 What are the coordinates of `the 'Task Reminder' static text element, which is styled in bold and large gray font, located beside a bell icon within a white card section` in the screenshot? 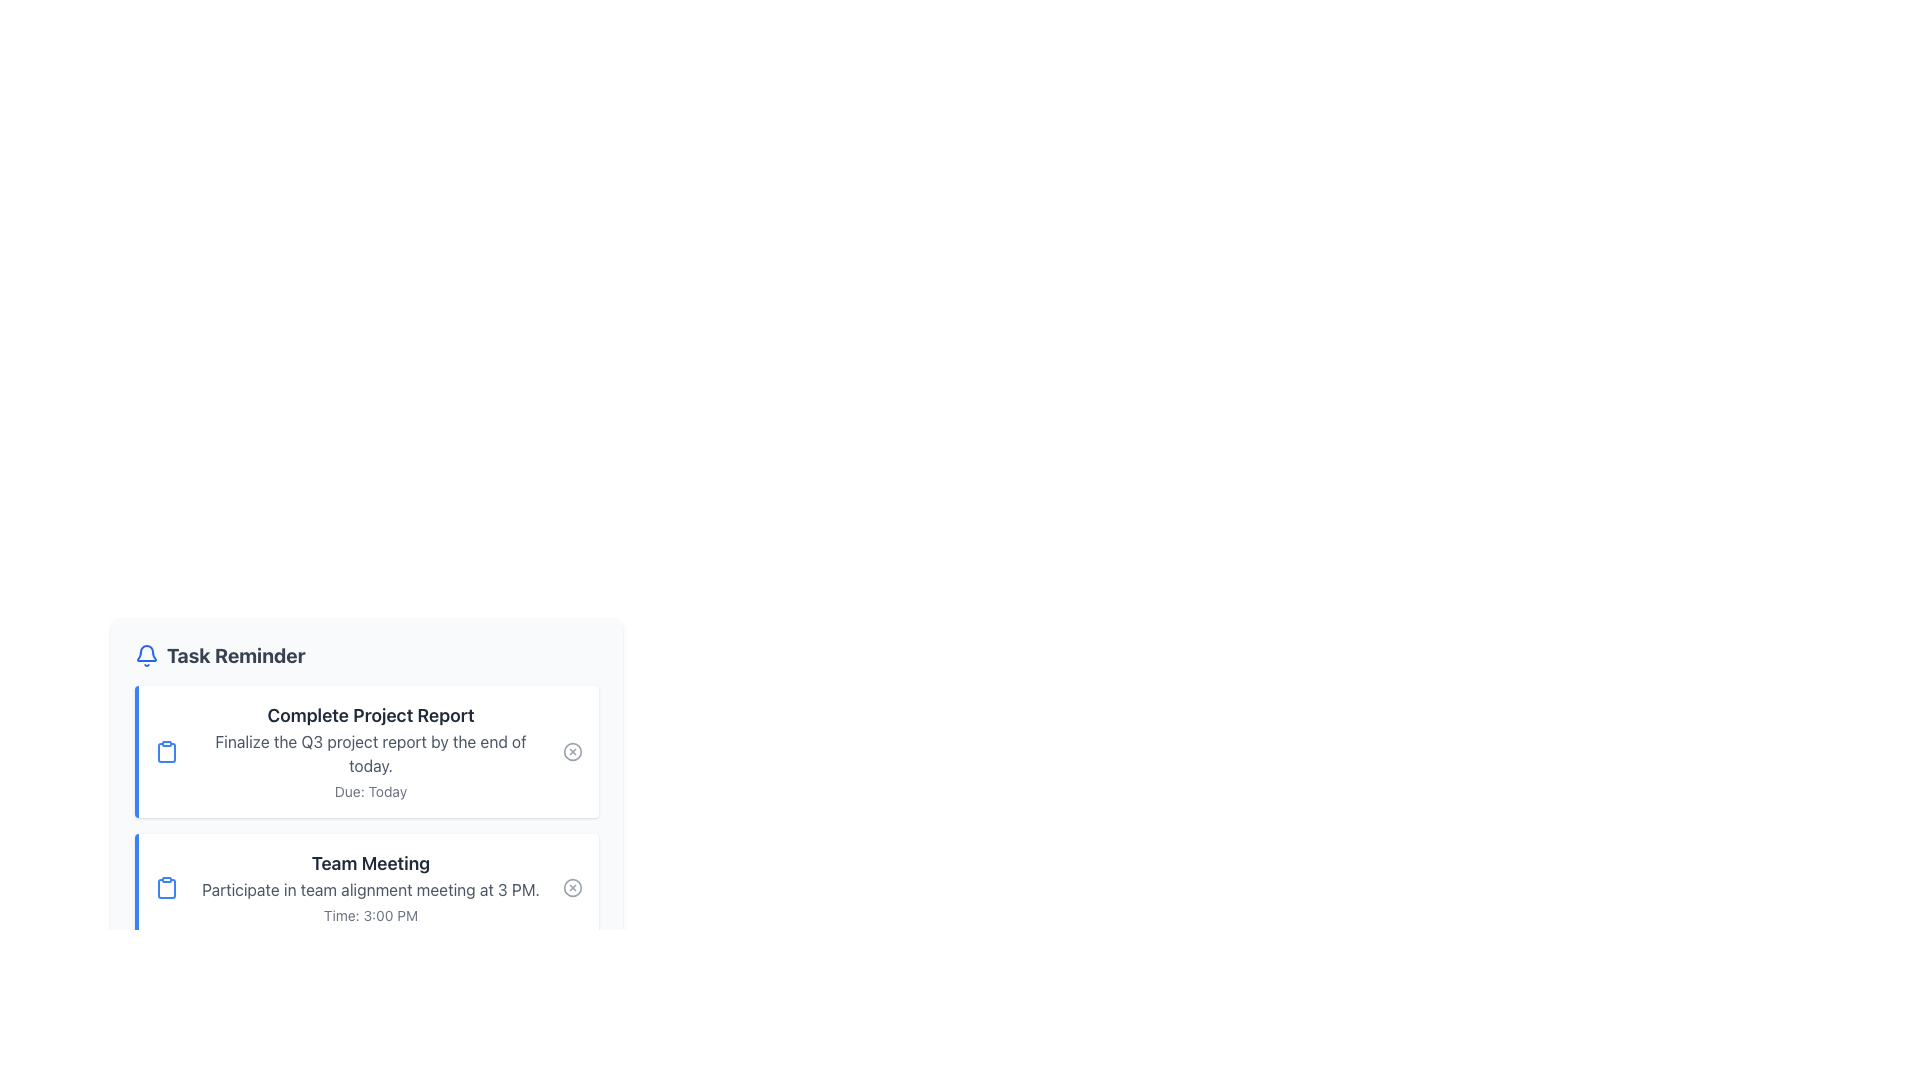 It's located at (236, 655).